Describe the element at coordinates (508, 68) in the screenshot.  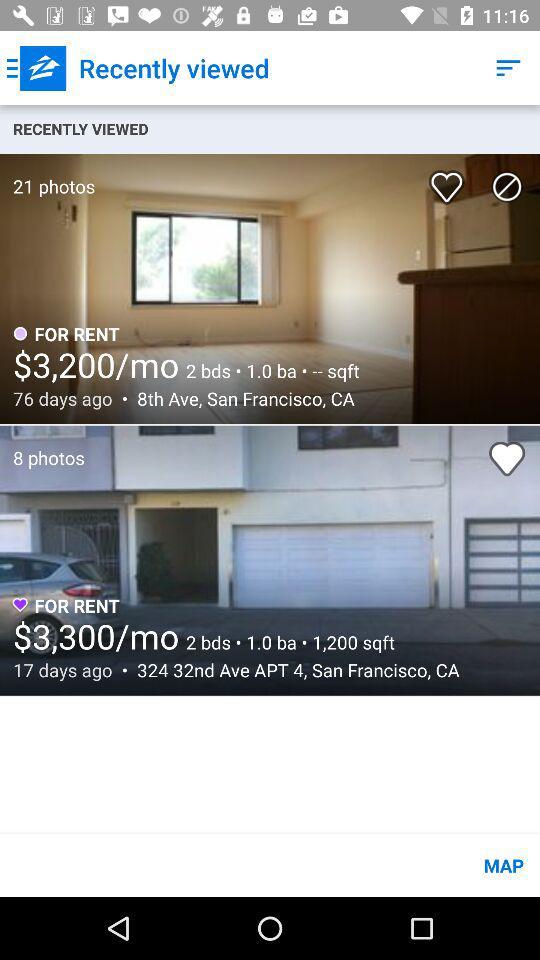
I see `the icon above recently viewed item` at that location.